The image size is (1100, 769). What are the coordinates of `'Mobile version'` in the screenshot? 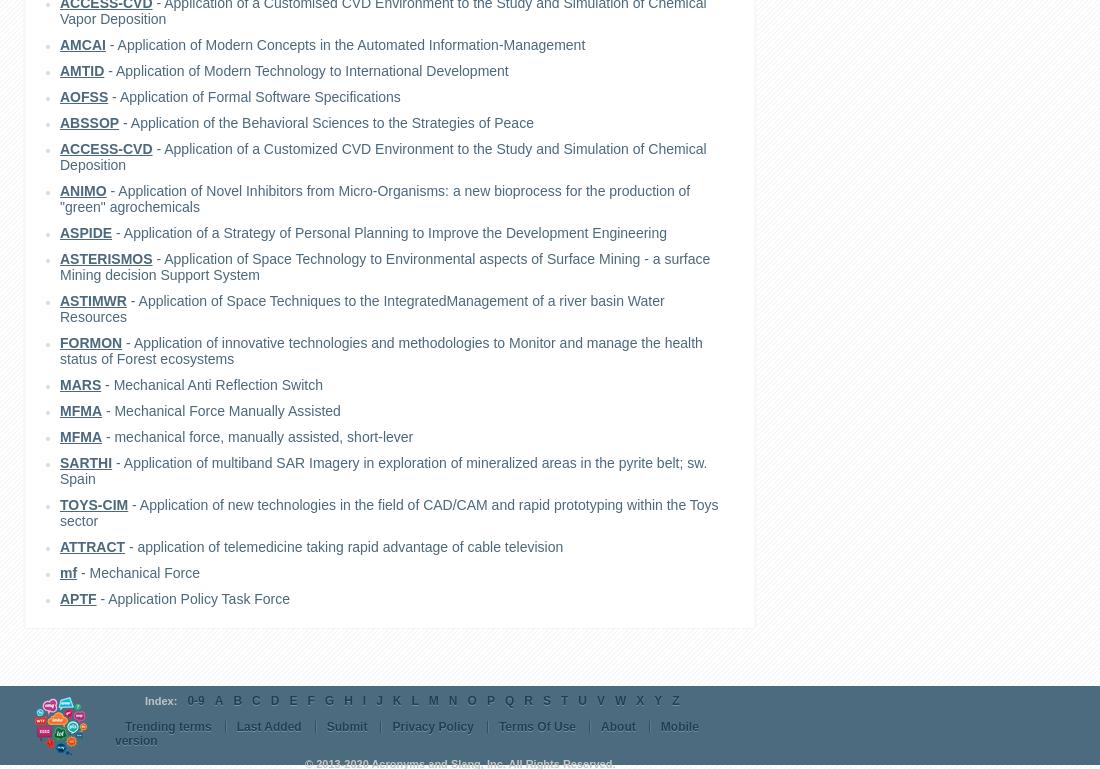 It's located at (406, 733).